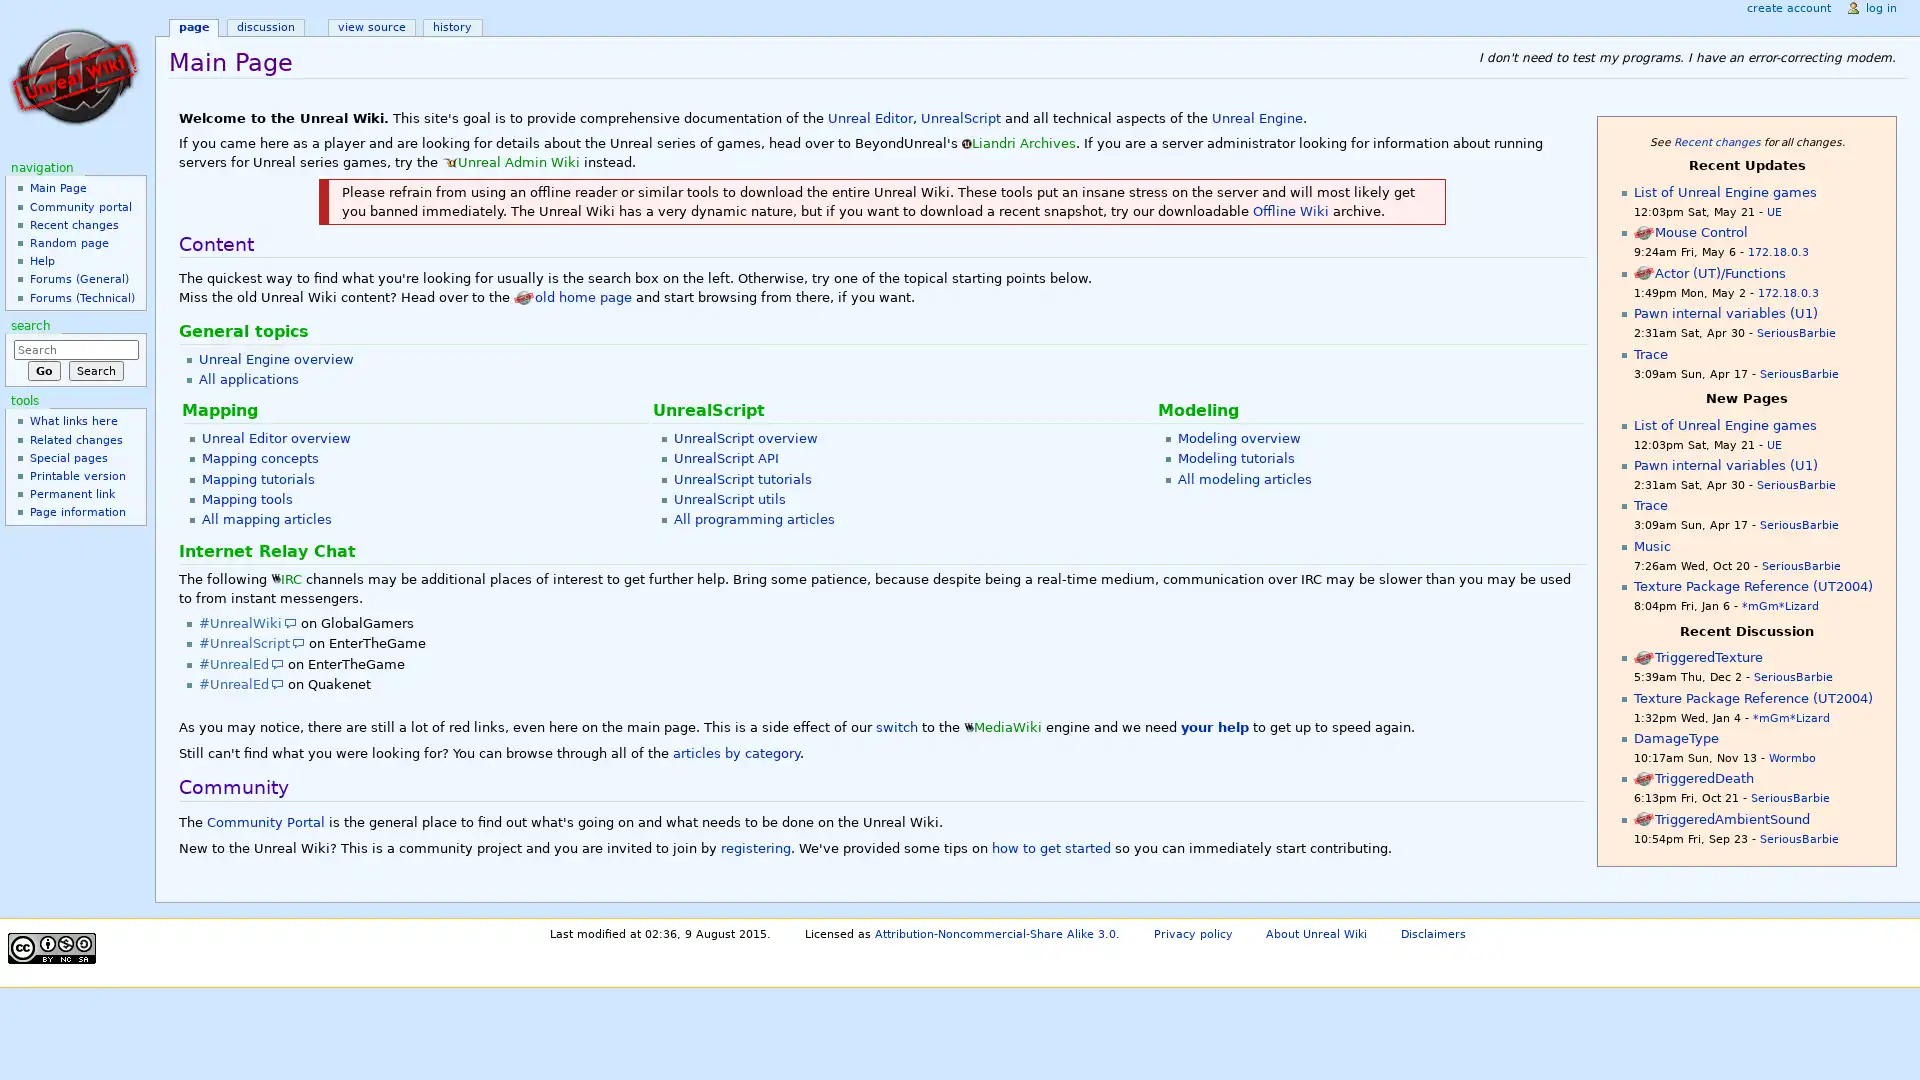 Image resolution: width=1920 pixels, height=1080 pixels. Describe the element at coordinates (43, 370) in the screenshot. I see `Go` at that location.